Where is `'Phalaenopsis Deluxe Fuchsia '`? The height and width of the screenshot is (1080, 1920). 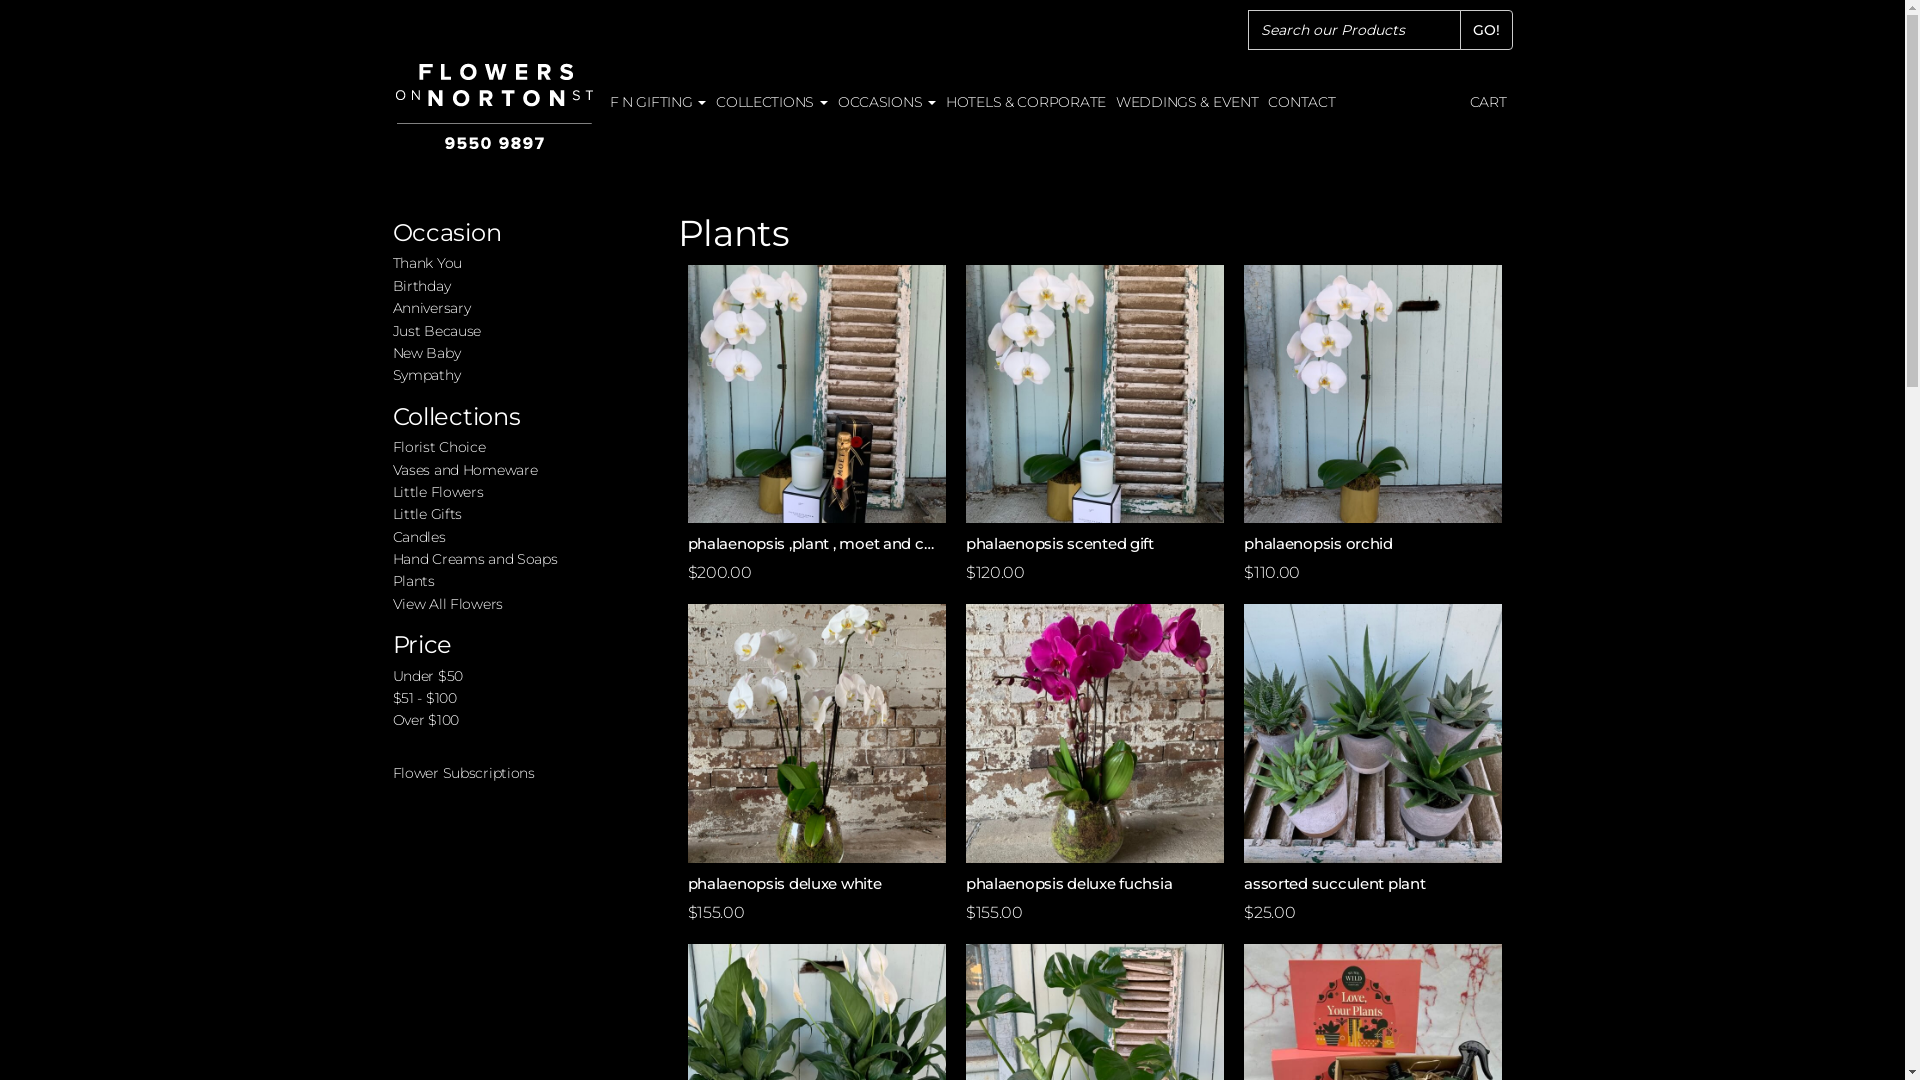 'Phalaenopsis Deluxe Fuchsia ' is located at coordinates (1093, 732).